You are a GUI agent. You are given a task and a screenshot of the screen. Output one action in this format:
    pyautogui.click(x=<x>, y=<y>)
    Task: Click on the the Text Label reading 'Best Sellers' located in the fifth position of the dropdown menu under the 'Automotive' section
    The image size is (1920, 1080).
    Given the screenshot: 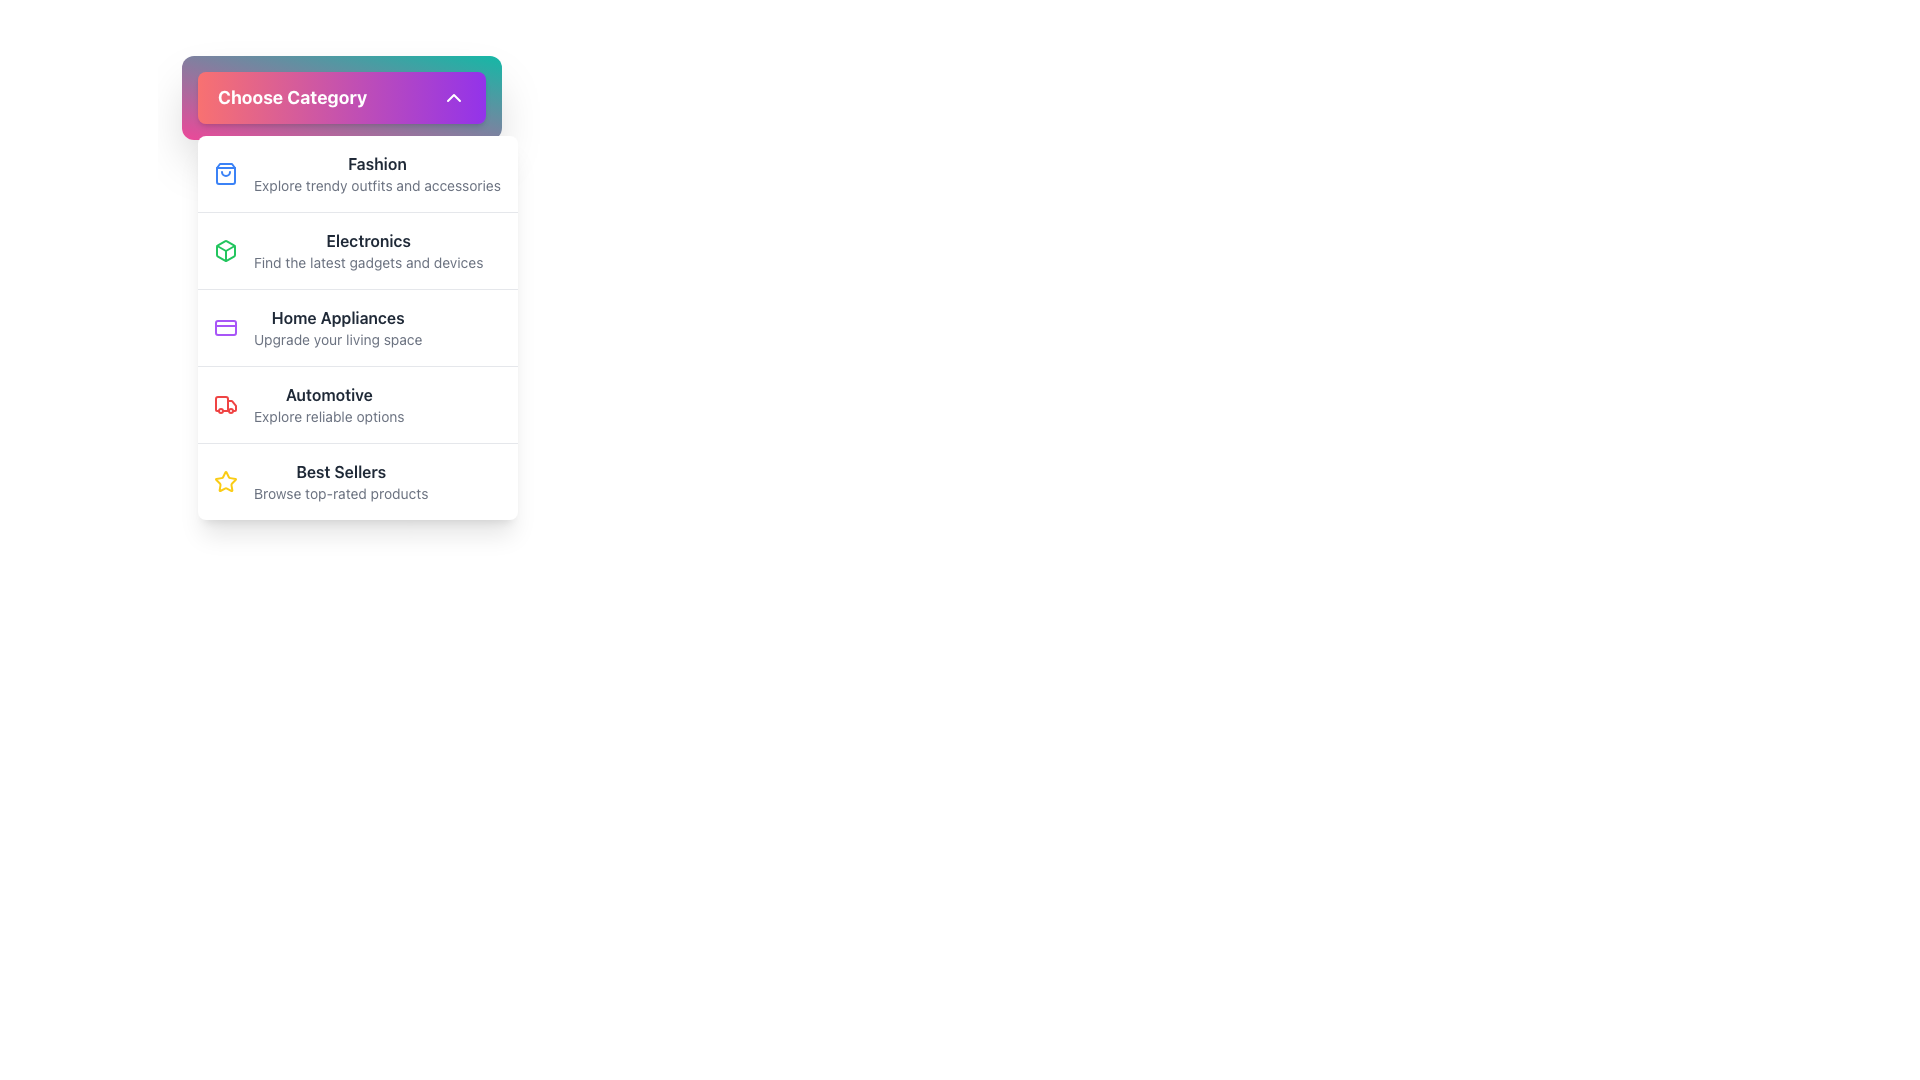 What is the action you would take?
    pyautogui.click(x=341, y=471)
    